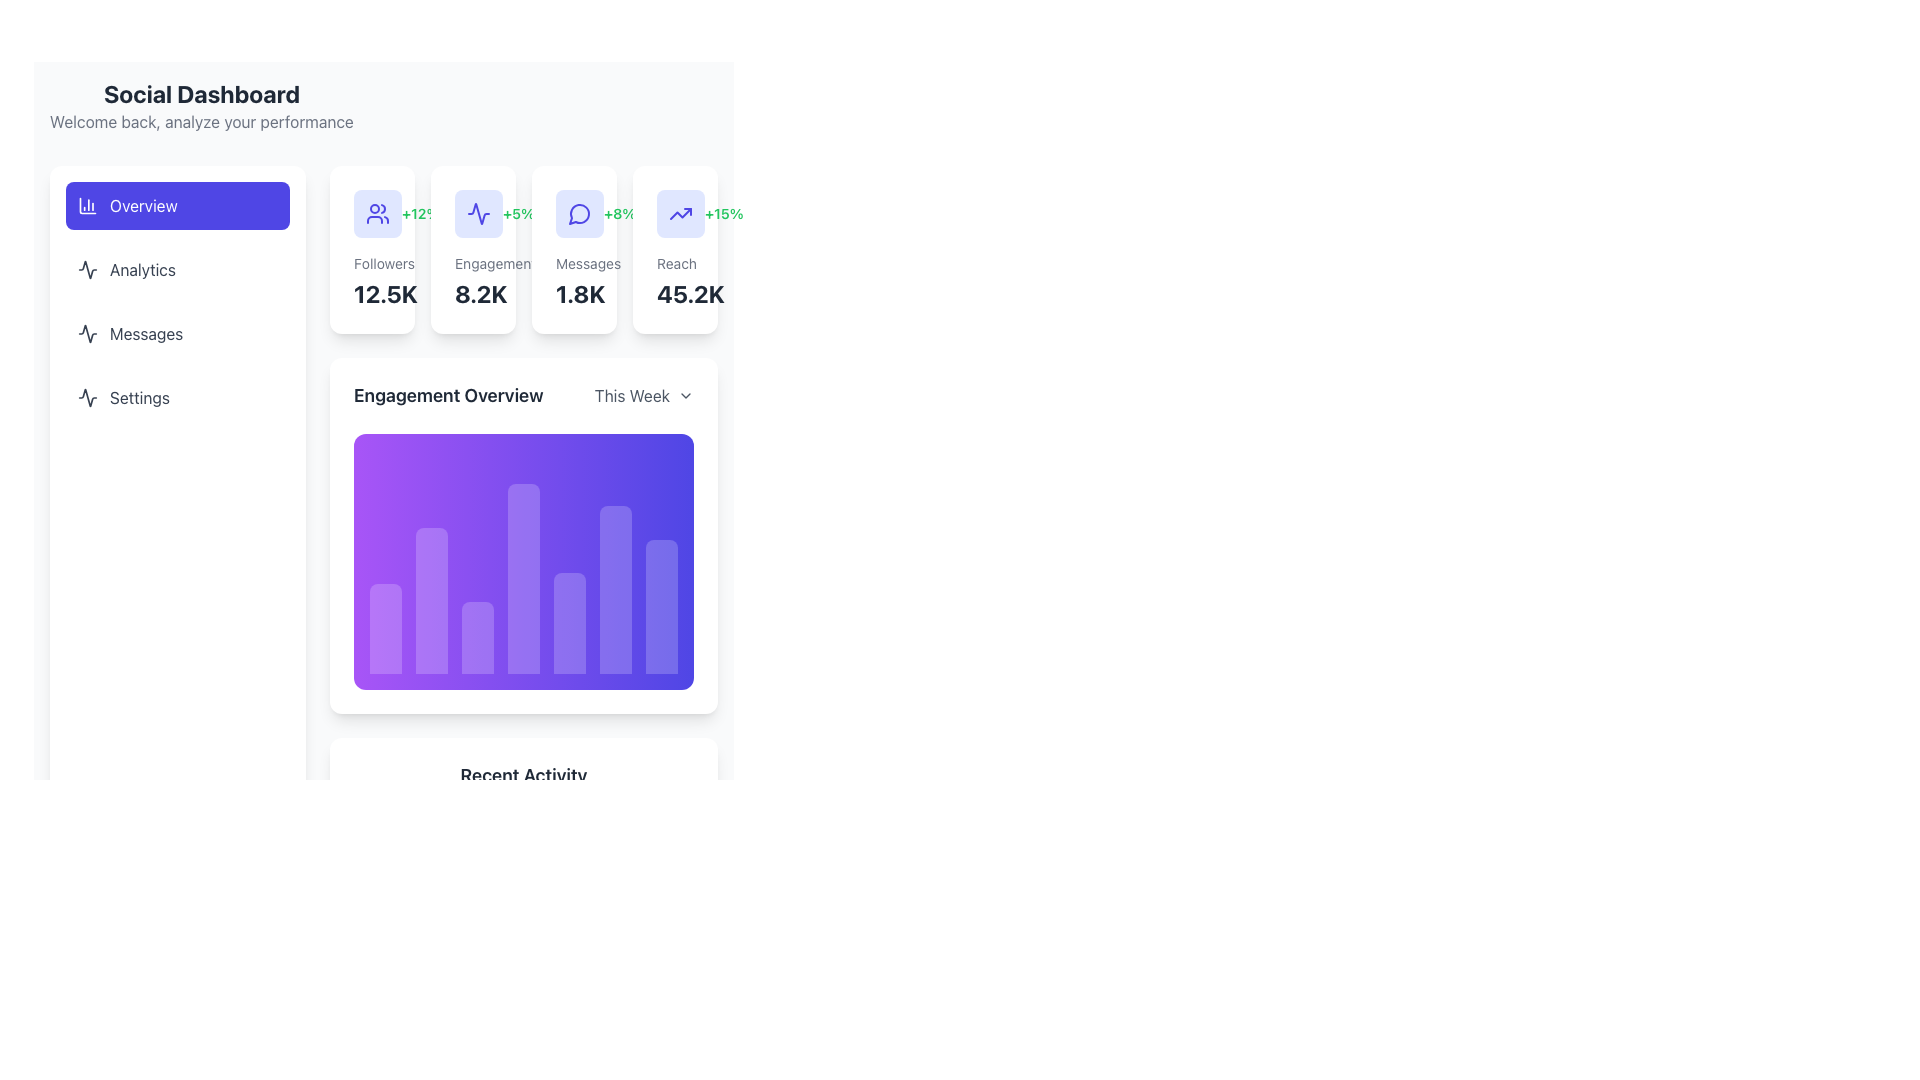  Describe the element at coordinates (201, 122) in the screenshot. I see `static text element that says 'Welcome back, analyze your performance', which is located beneath the 'Social Dashboard' header` at that location.